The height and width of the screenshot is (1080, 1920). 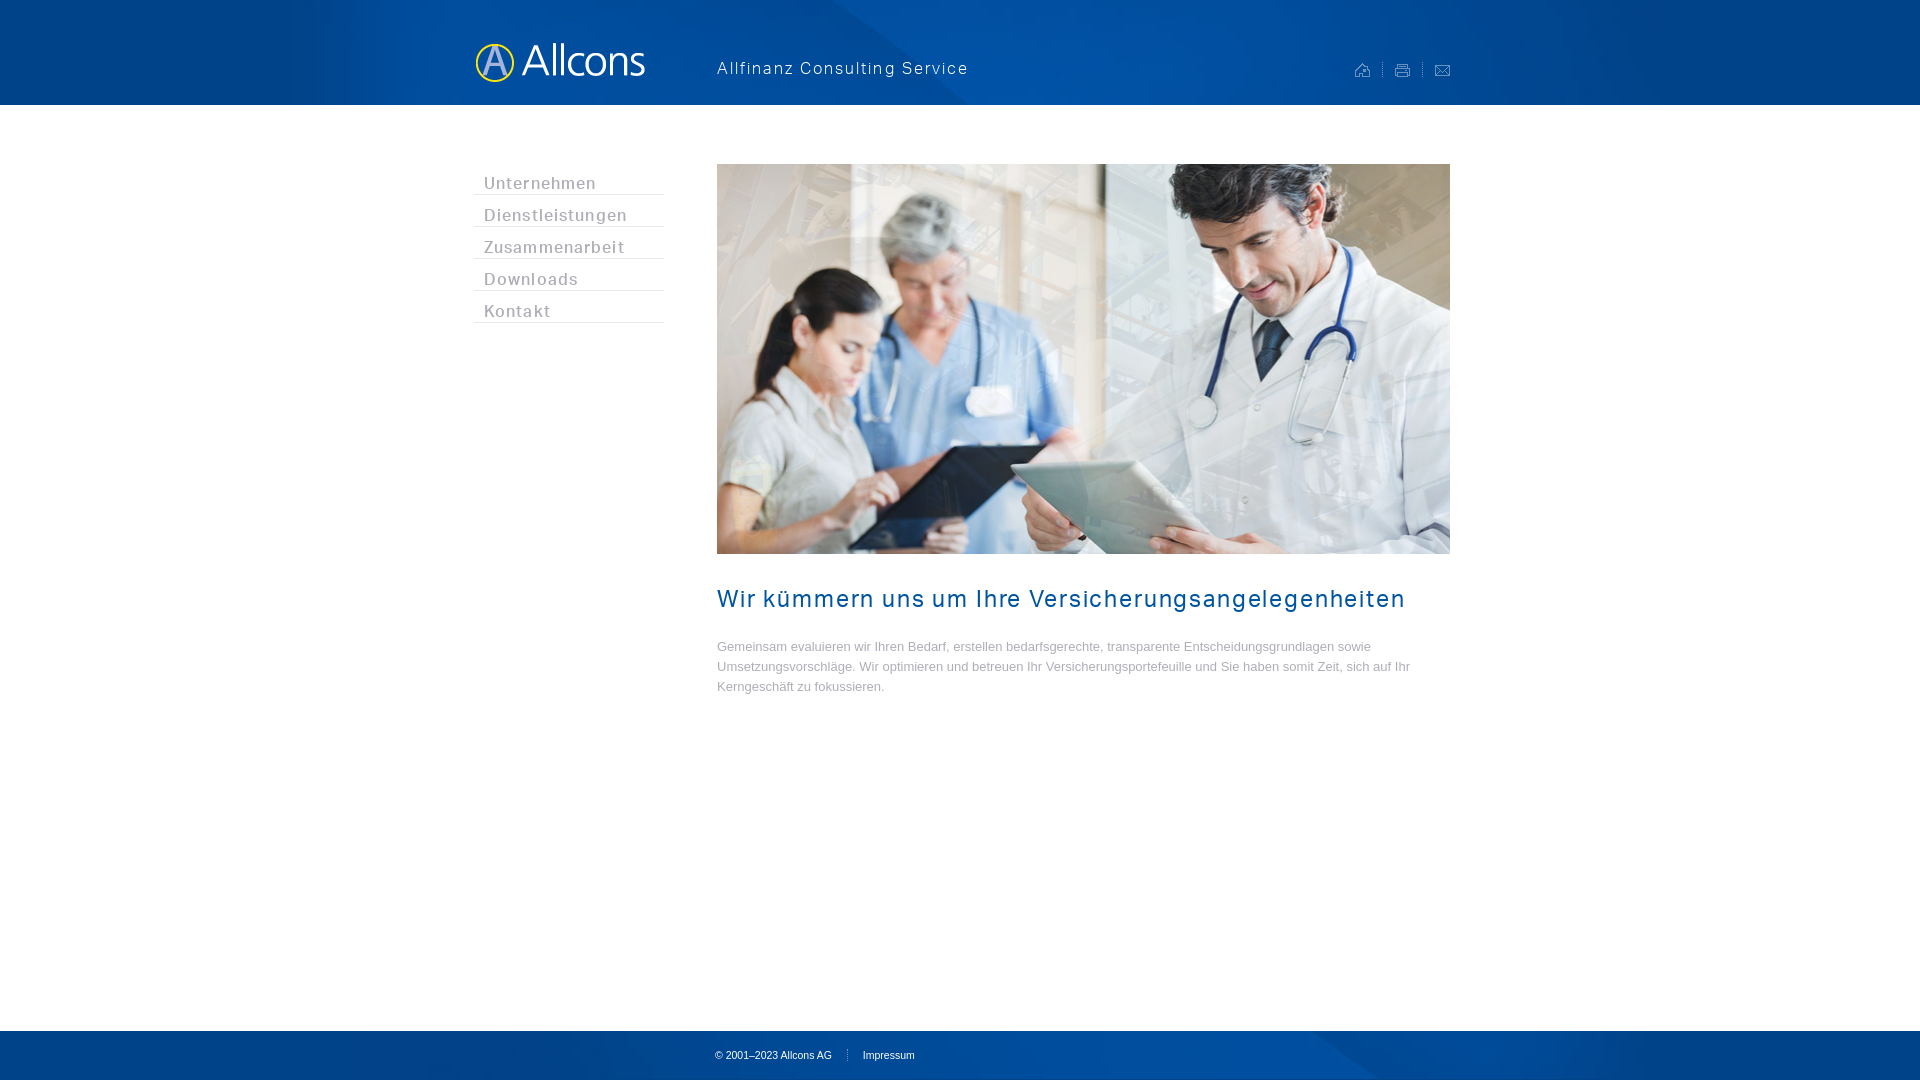 I want to click on 'Dienstleistungen', so click(x=568, y=210).